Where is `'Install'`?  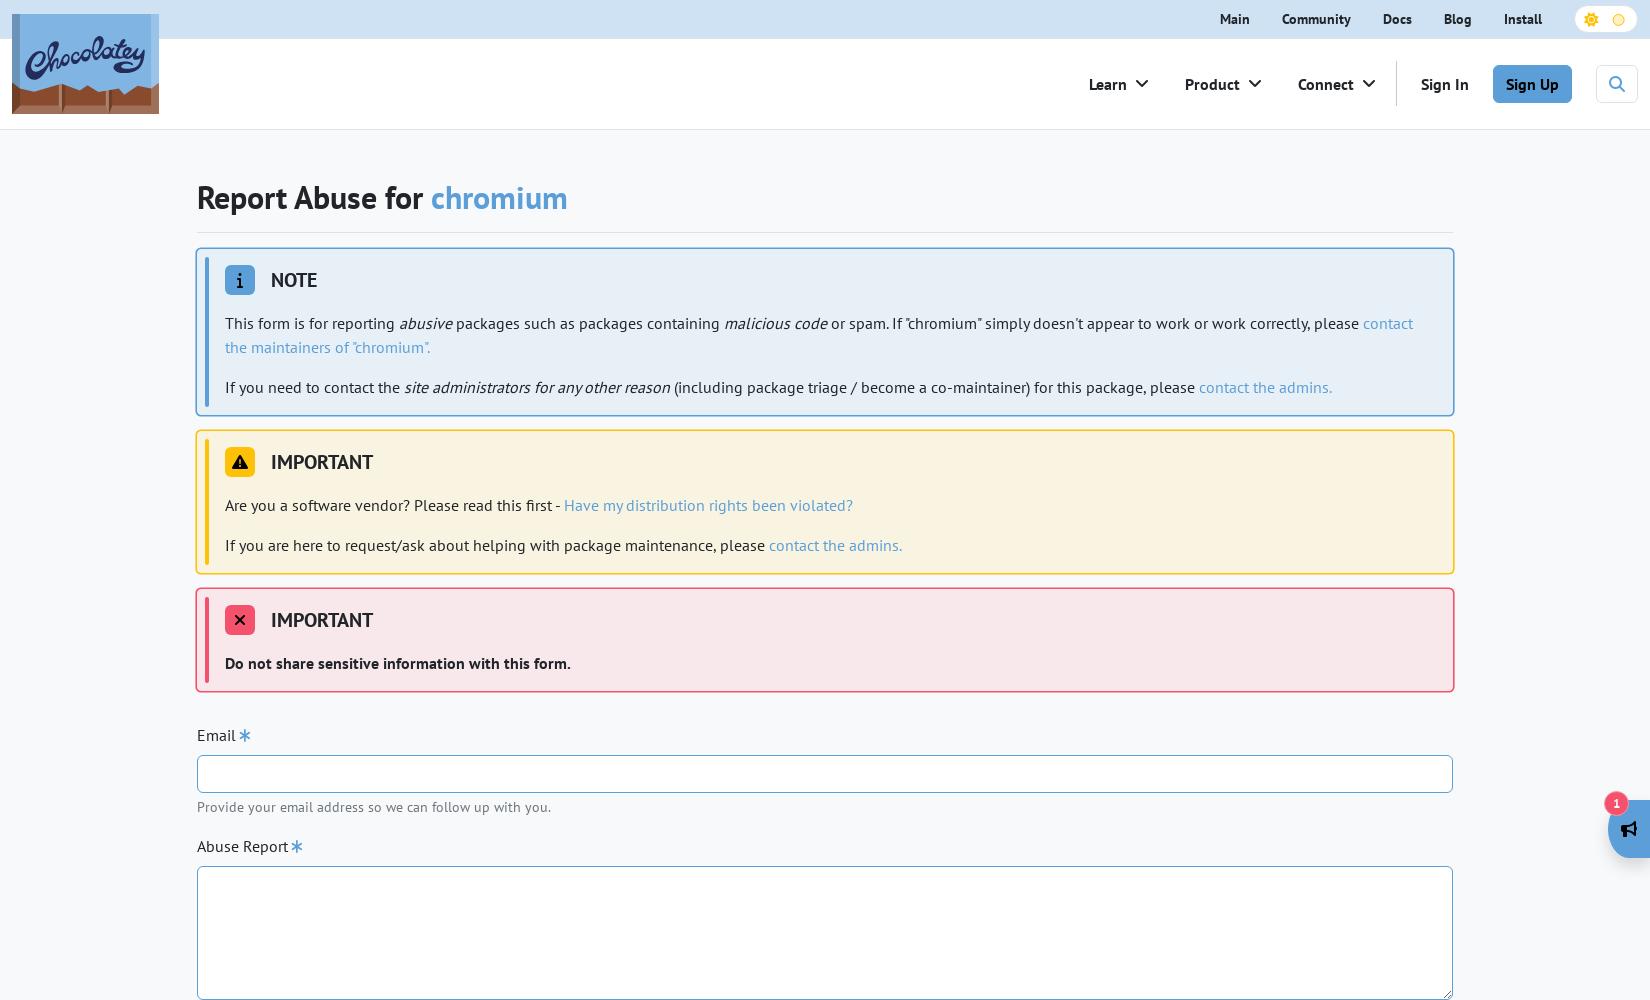
'Install' is located at coordinates (1521, 18).